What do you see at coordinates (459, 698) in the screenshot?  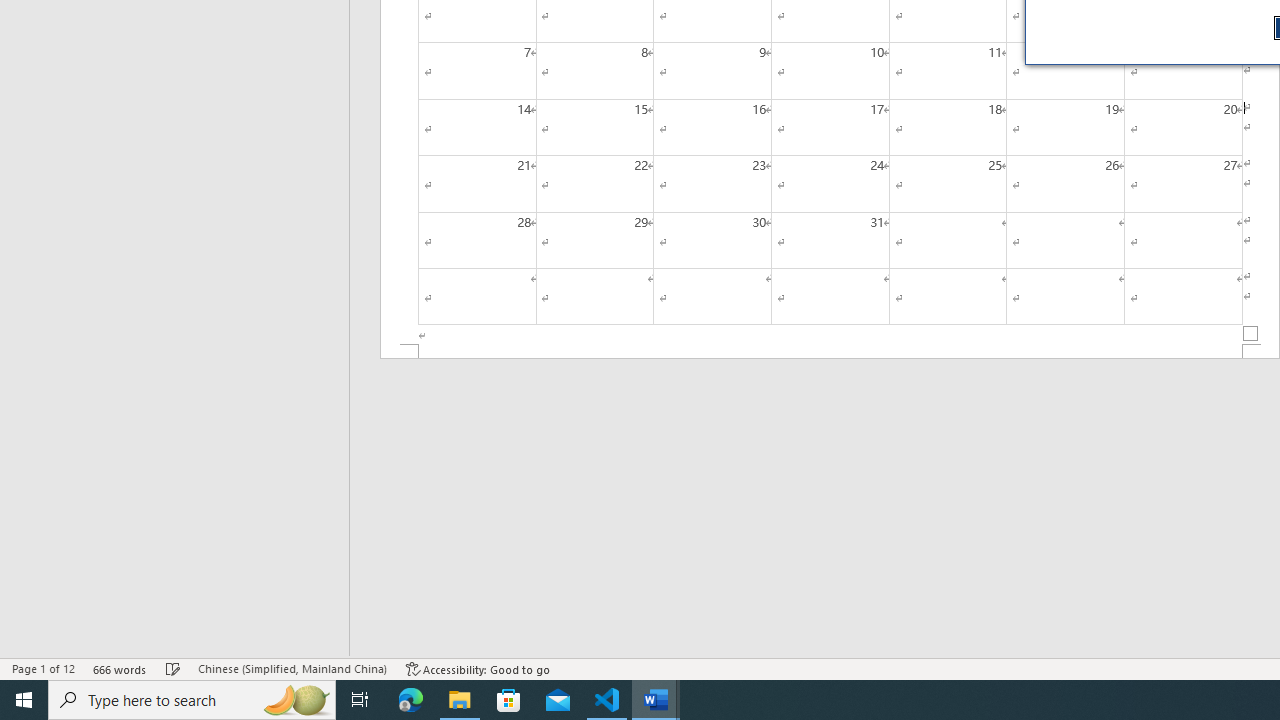 I see `'File Explorer - 1 running window'` at bounding box center [459, 698].